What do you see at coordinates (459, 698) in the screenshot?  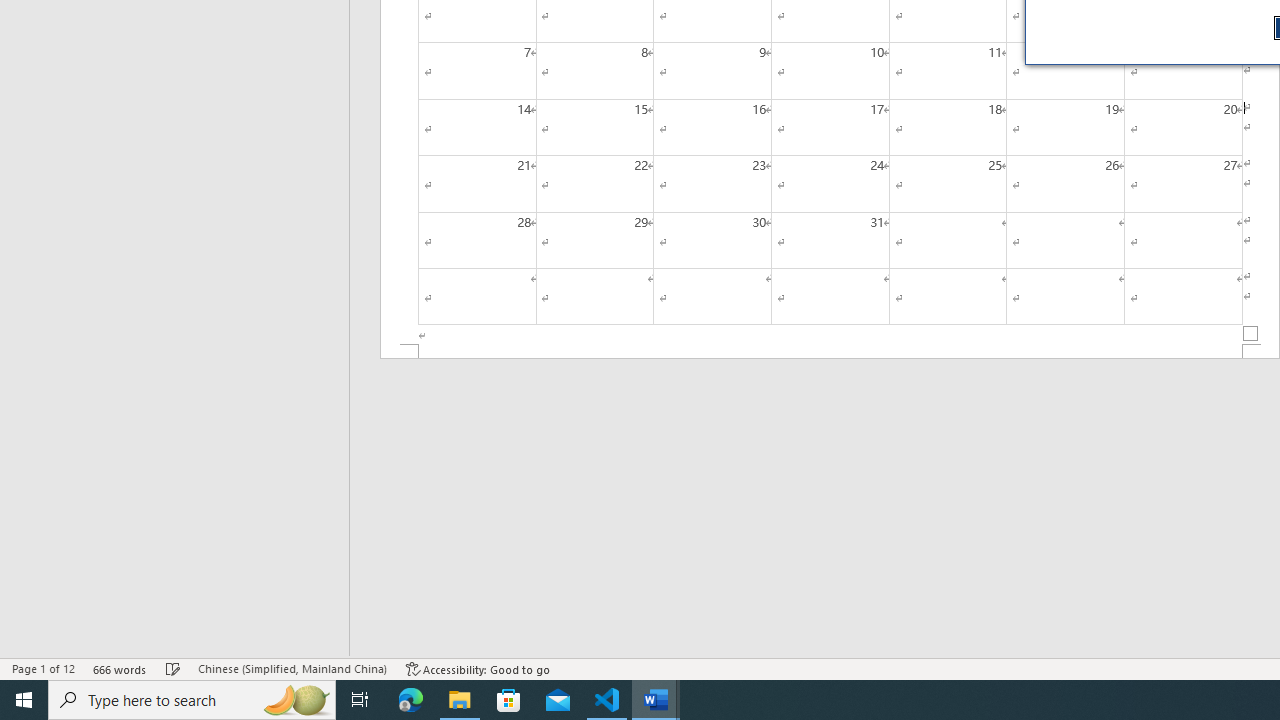 I see `'File Explorer - 1 running window'` at bounding box center [459, 698].